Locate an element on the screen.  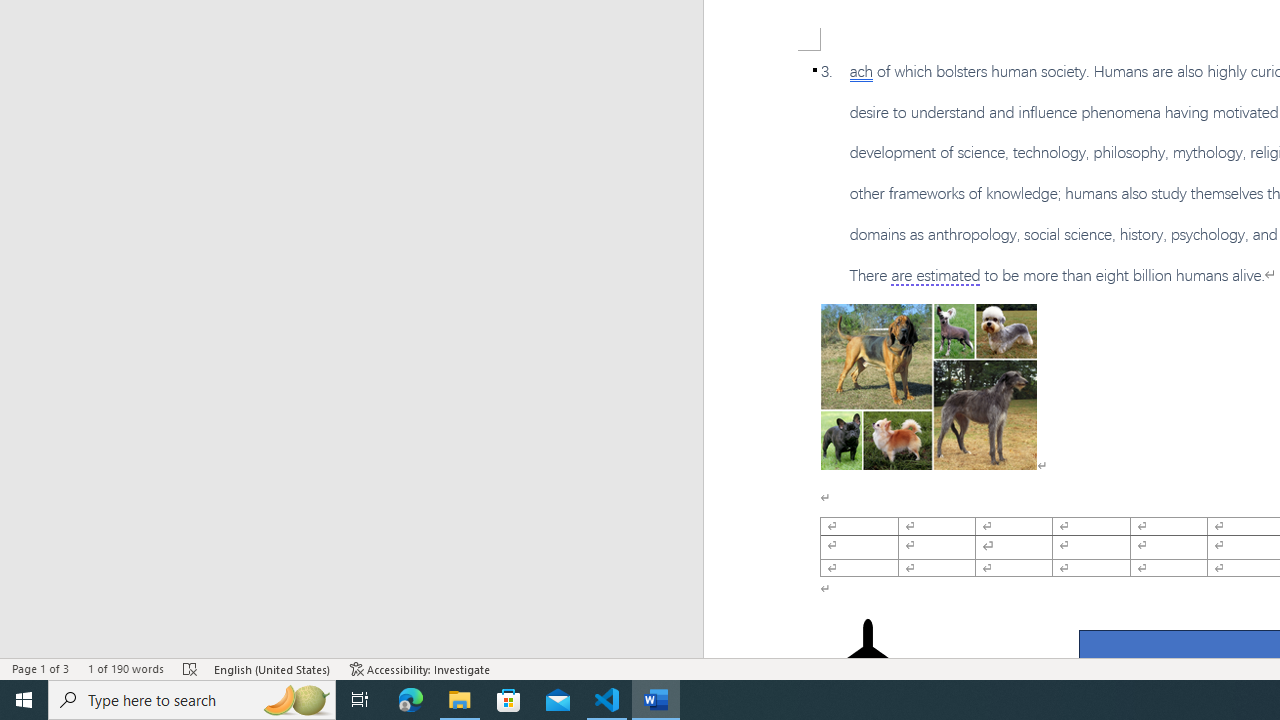
'Microsoft Edge' is located at coordinates (410, 698).